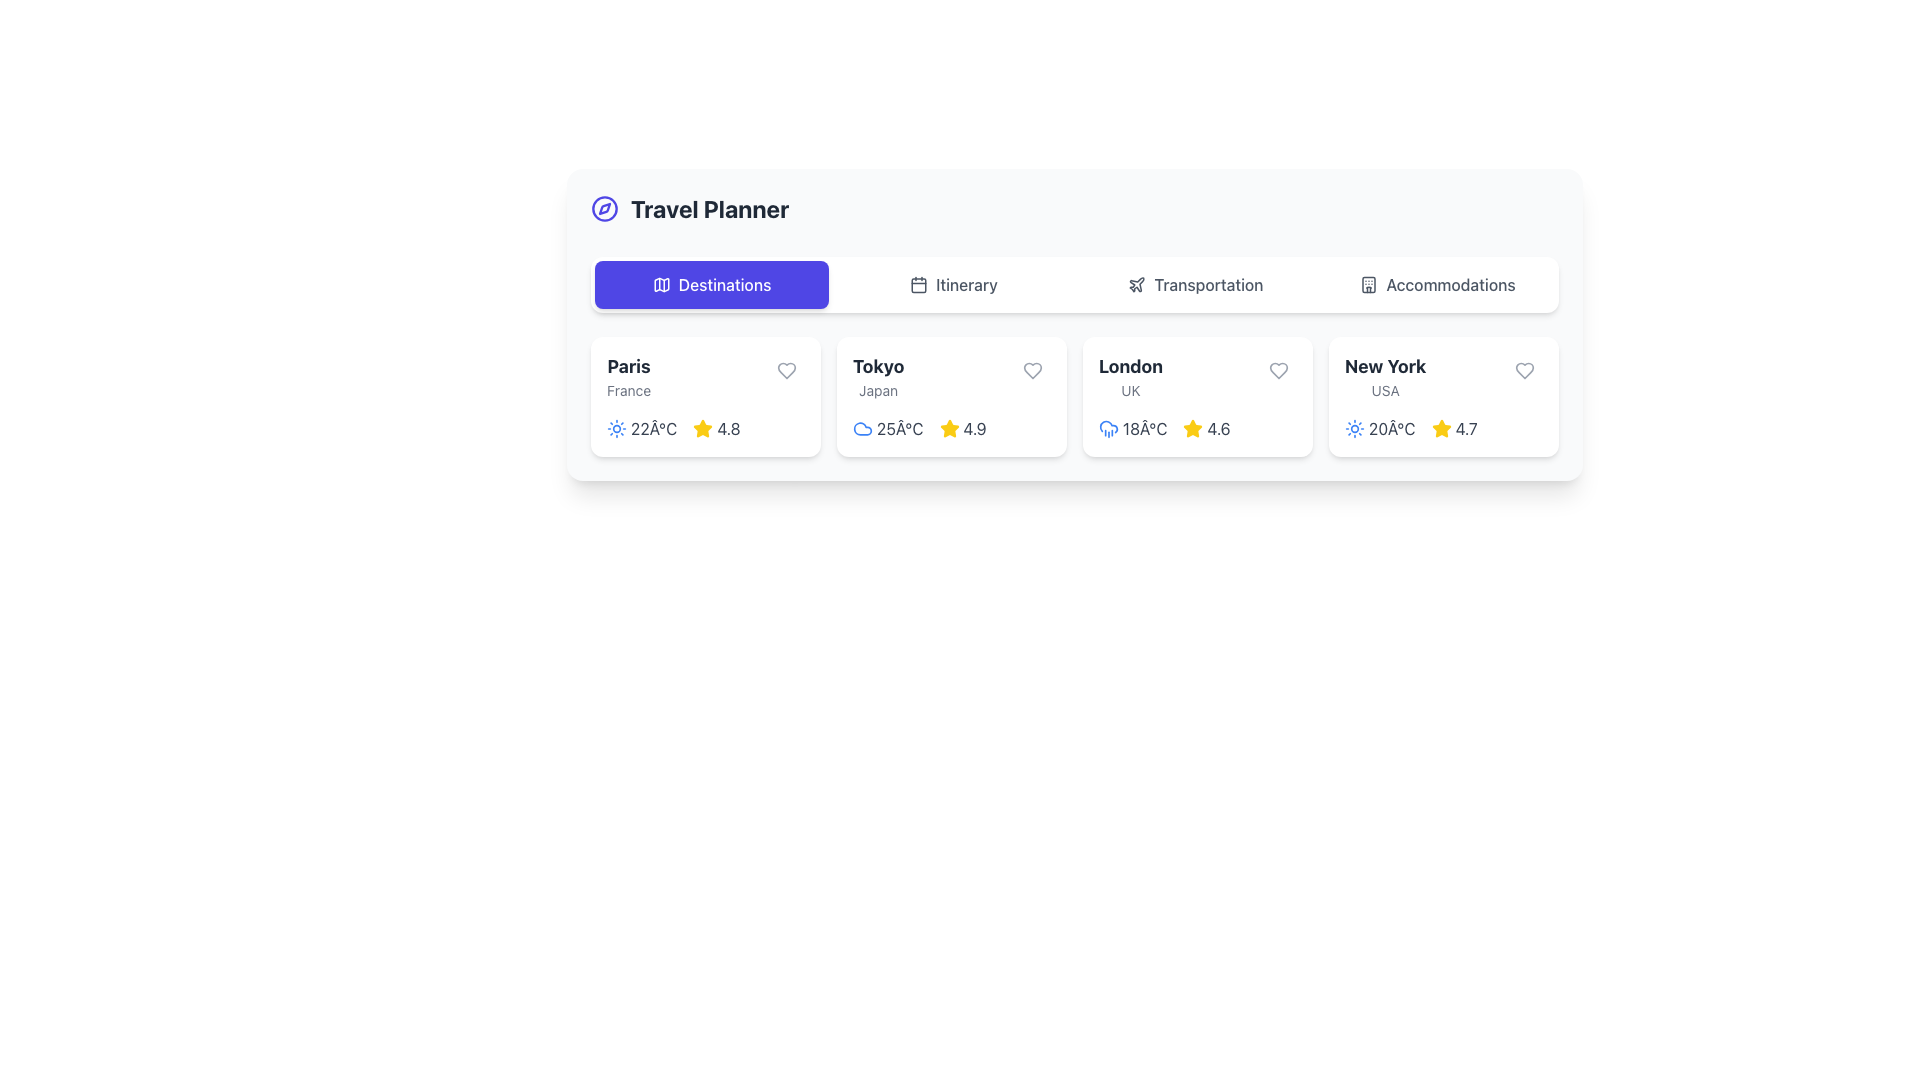 The height and width of the screenshot is (1080, 1920). What do you see at coordinates (975, 427) in the screenshot?
I see `text from the rating value label located inside the 'Tokyo' card, positioned to the right of the star icon in the 'Ratings' block` at bounding box center [975, 427].